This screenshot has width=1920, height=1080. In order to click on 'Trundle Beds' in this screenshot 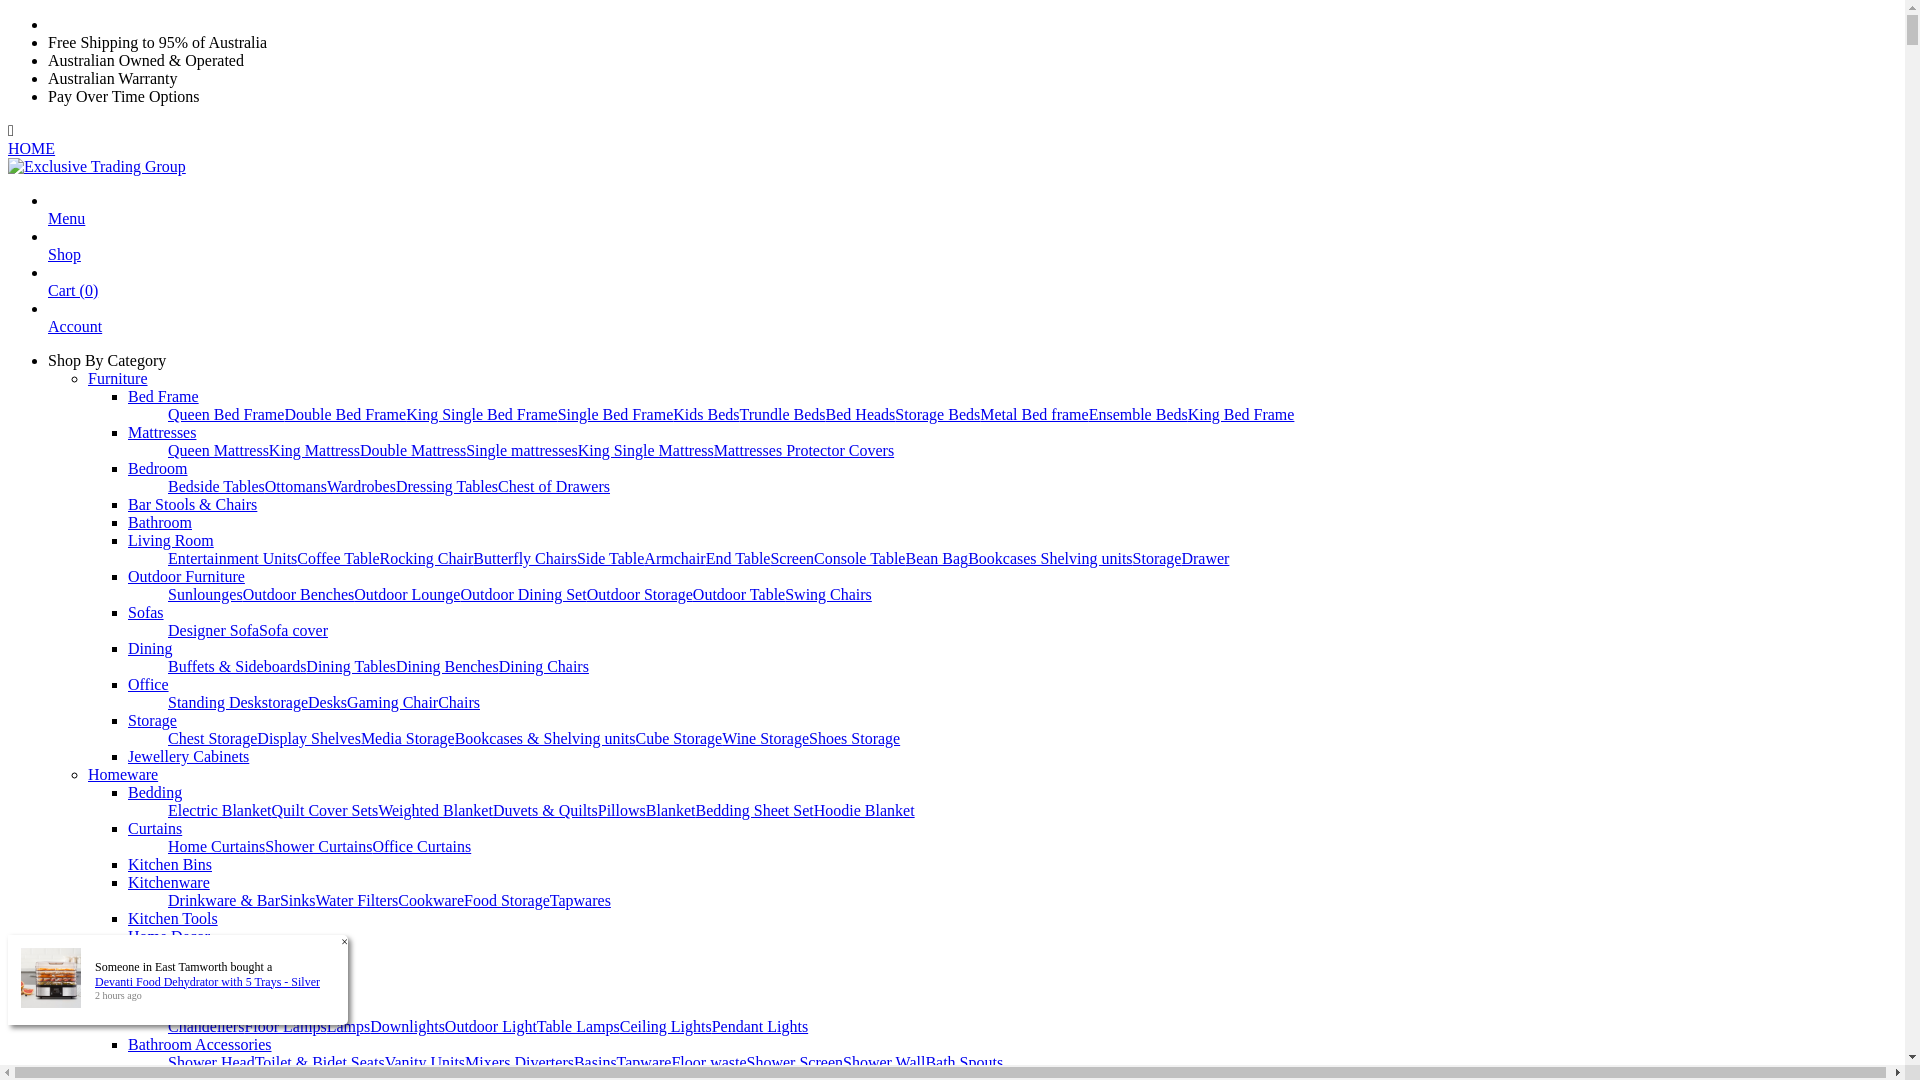, I will do `click(781, 413)`.